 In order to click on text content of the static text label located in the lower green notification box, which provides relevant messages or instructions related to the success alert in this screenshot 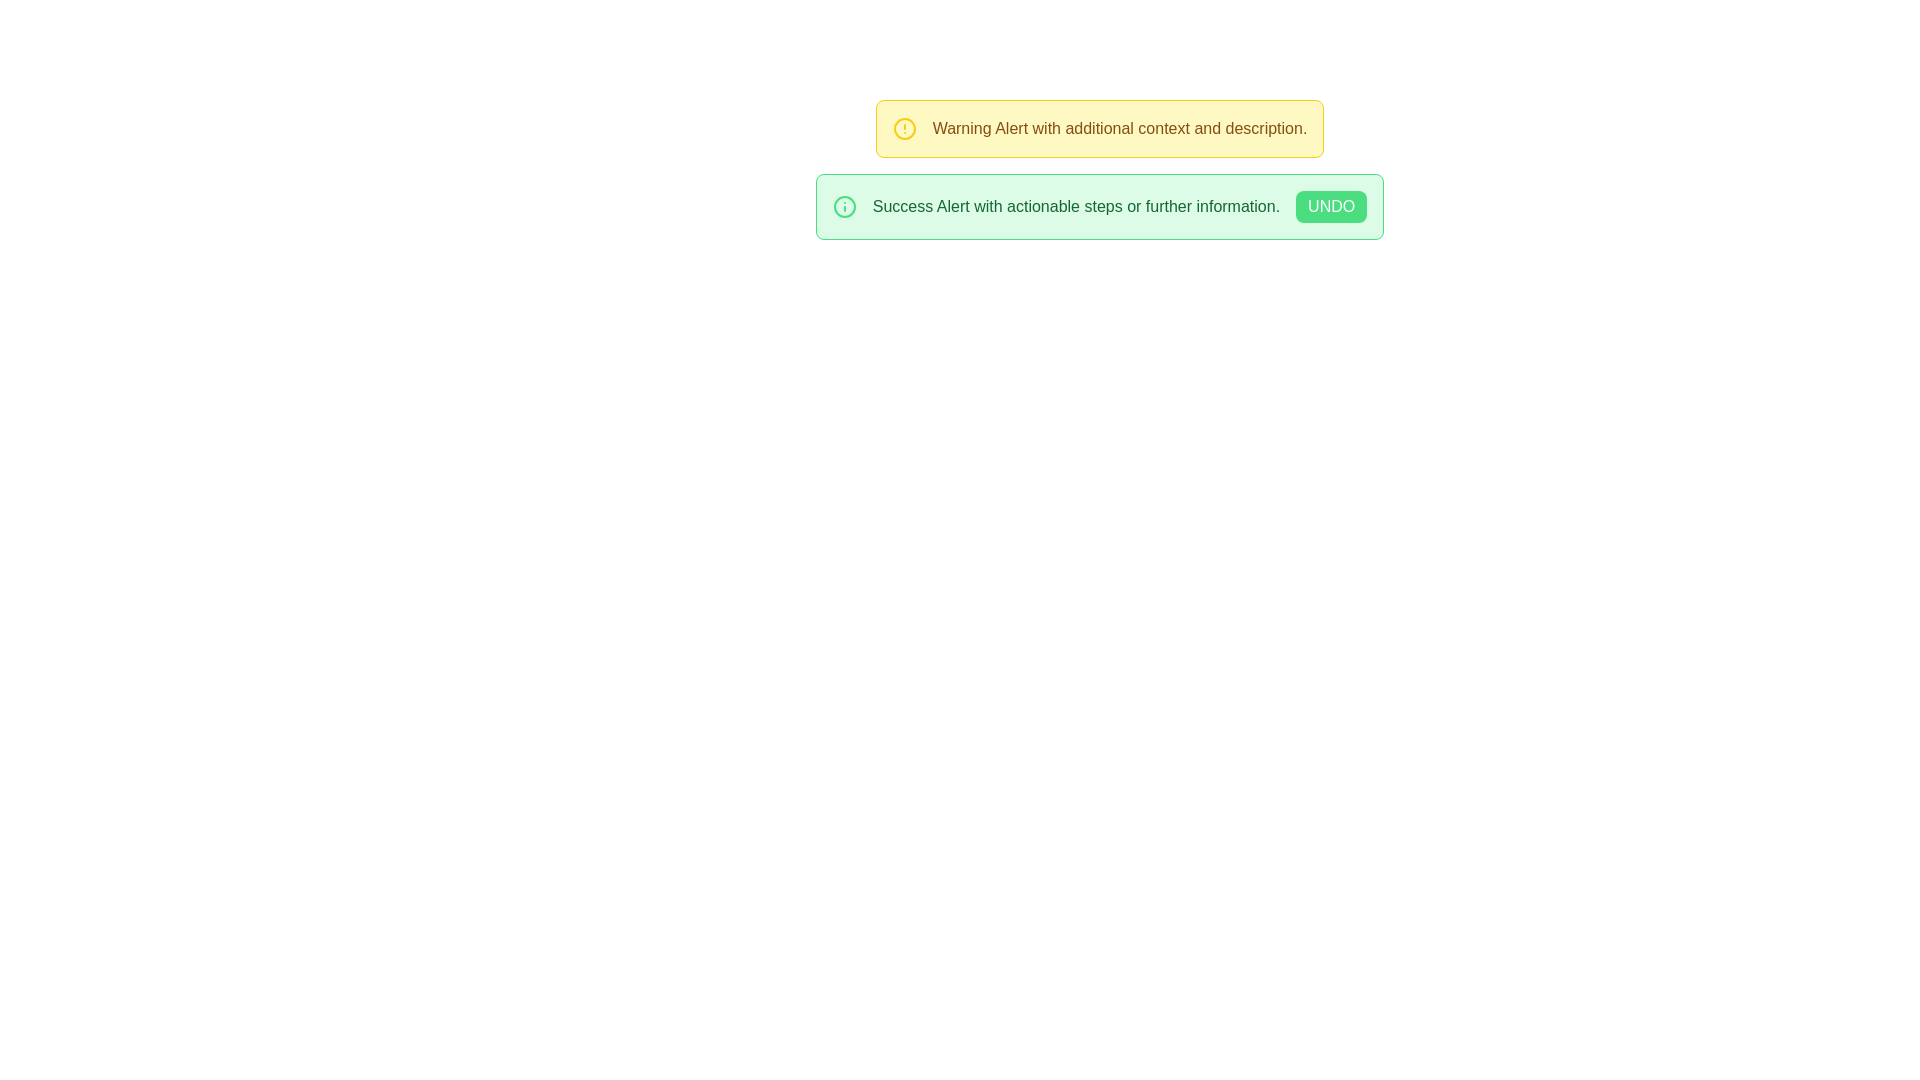, I will do `click(1075, 207)`.